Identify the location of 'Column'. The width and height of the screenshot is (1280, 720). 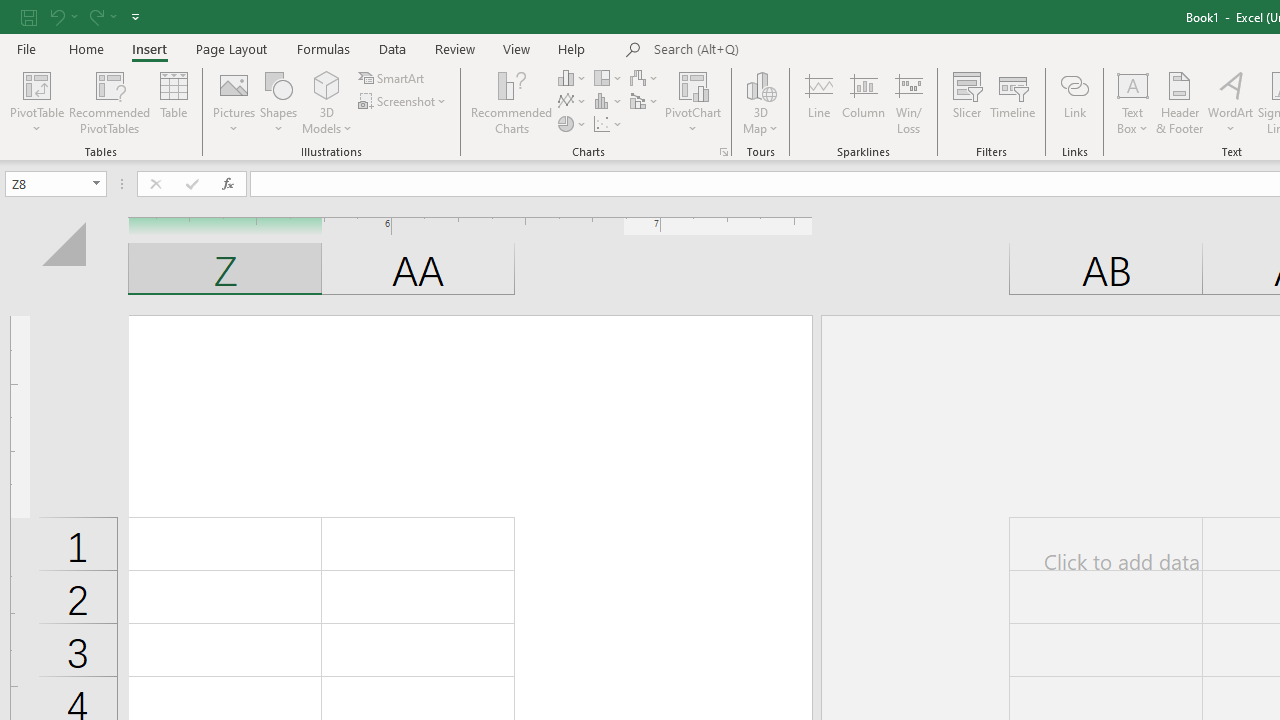
(864, 103).